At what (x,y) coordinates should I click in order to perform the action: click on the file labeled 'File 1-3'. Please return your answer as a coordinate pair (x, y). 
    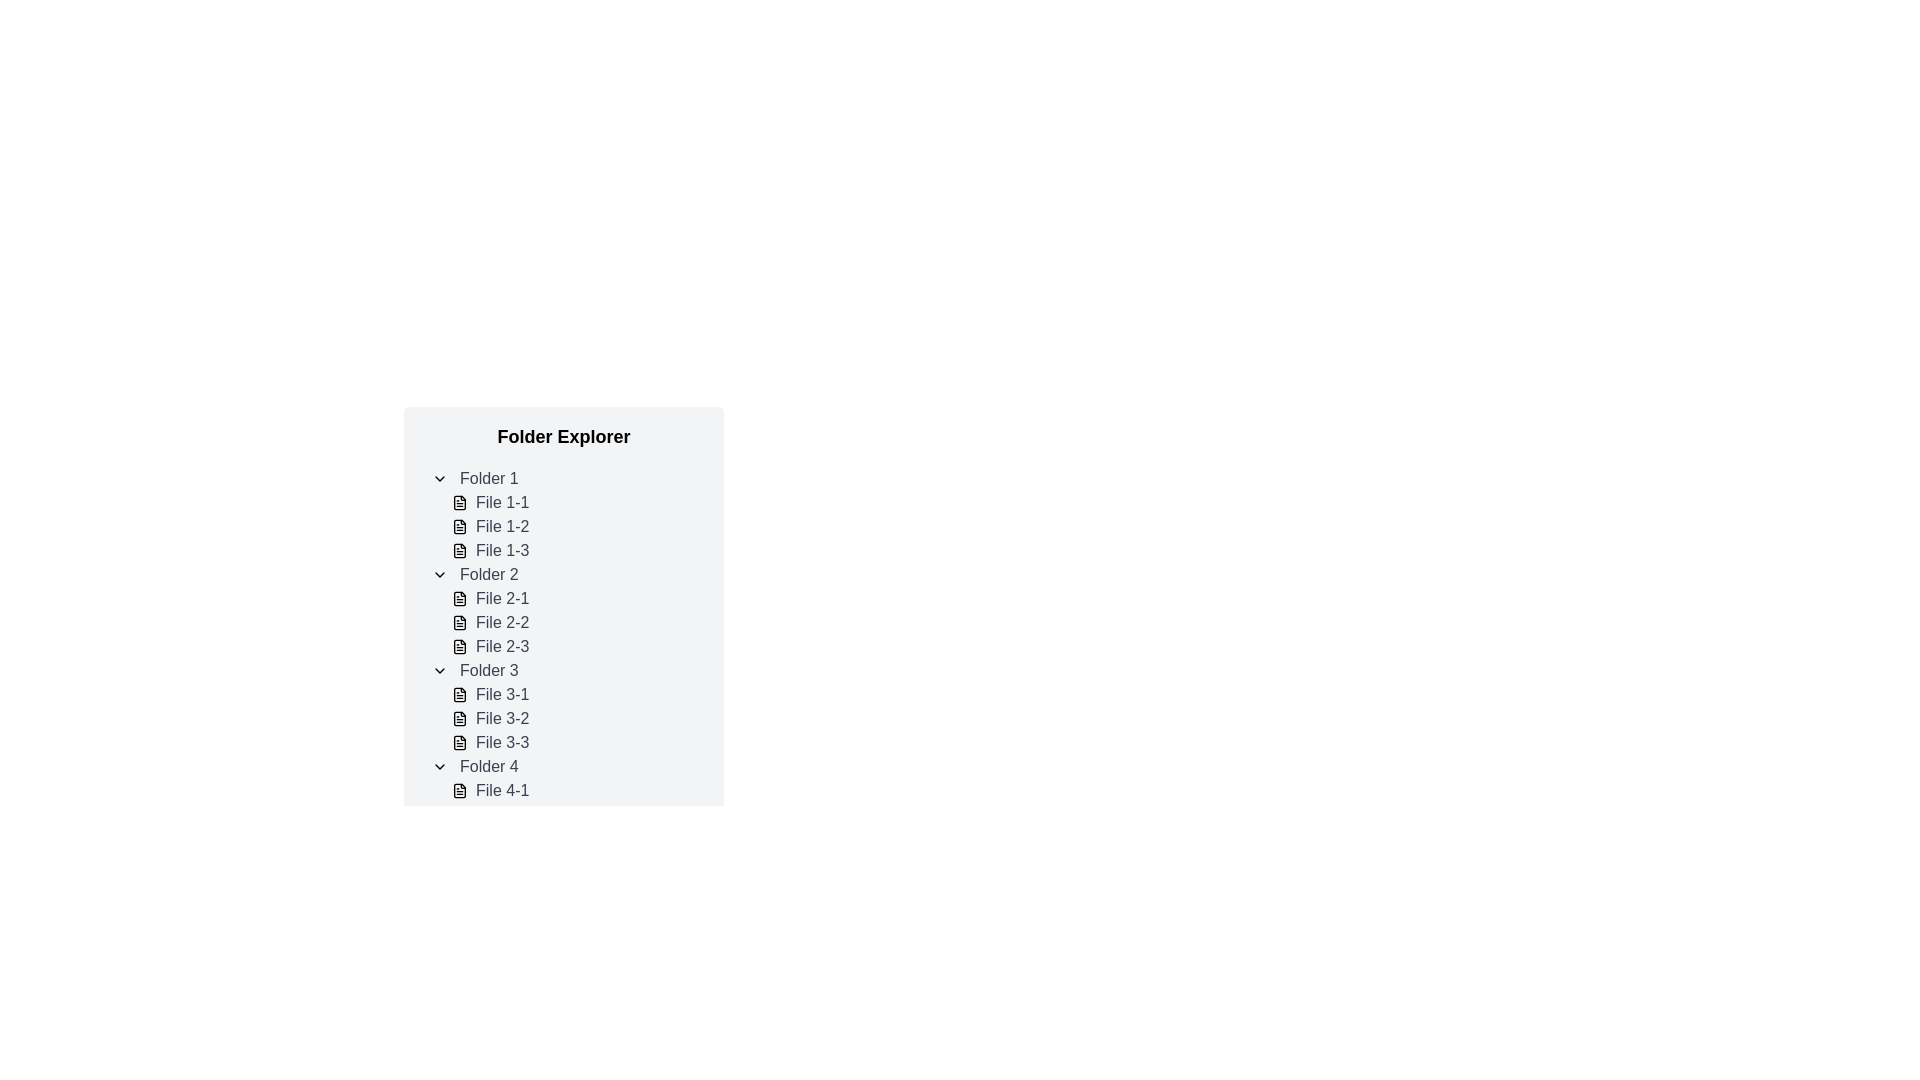
    Looking at the image, I should click on (575, 551).